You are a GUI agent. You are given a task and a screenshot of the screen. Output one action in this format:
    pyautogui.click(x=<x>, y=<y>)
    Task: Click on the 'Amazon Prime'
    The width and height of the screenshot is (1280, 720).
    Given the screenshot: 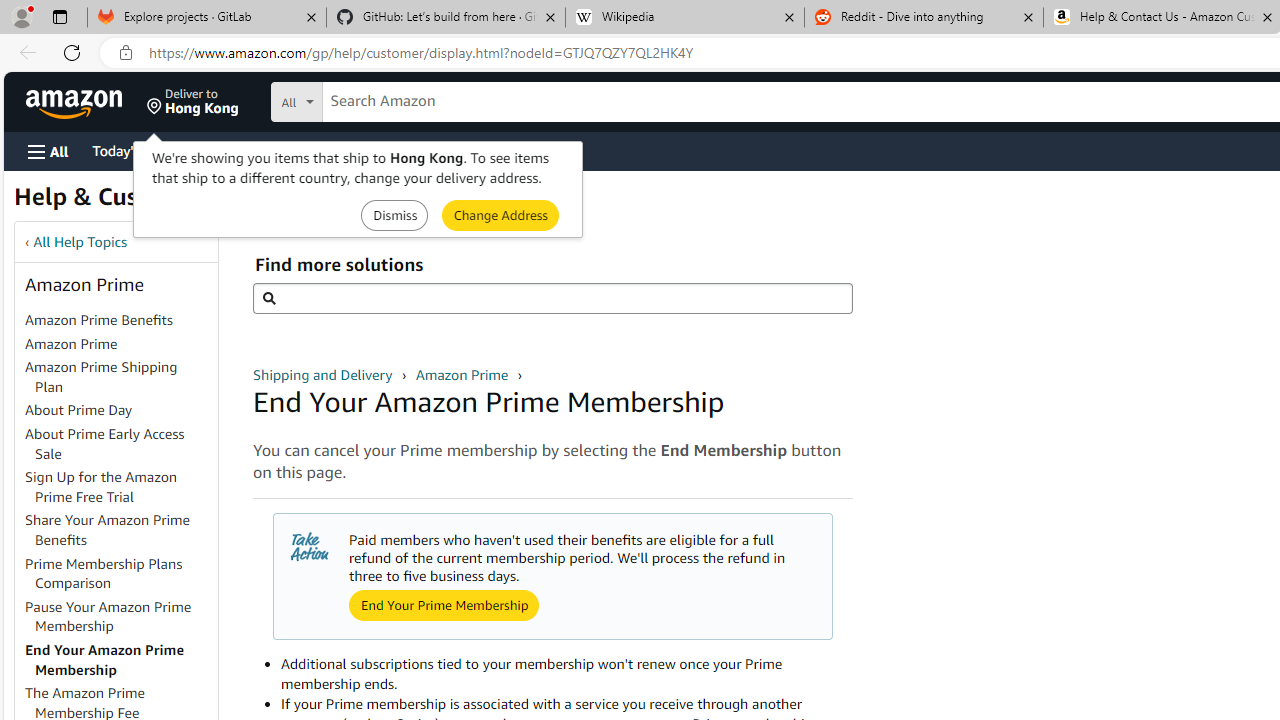 What is the action you would take?
    pyautogui.click(x=119, y=343)
    